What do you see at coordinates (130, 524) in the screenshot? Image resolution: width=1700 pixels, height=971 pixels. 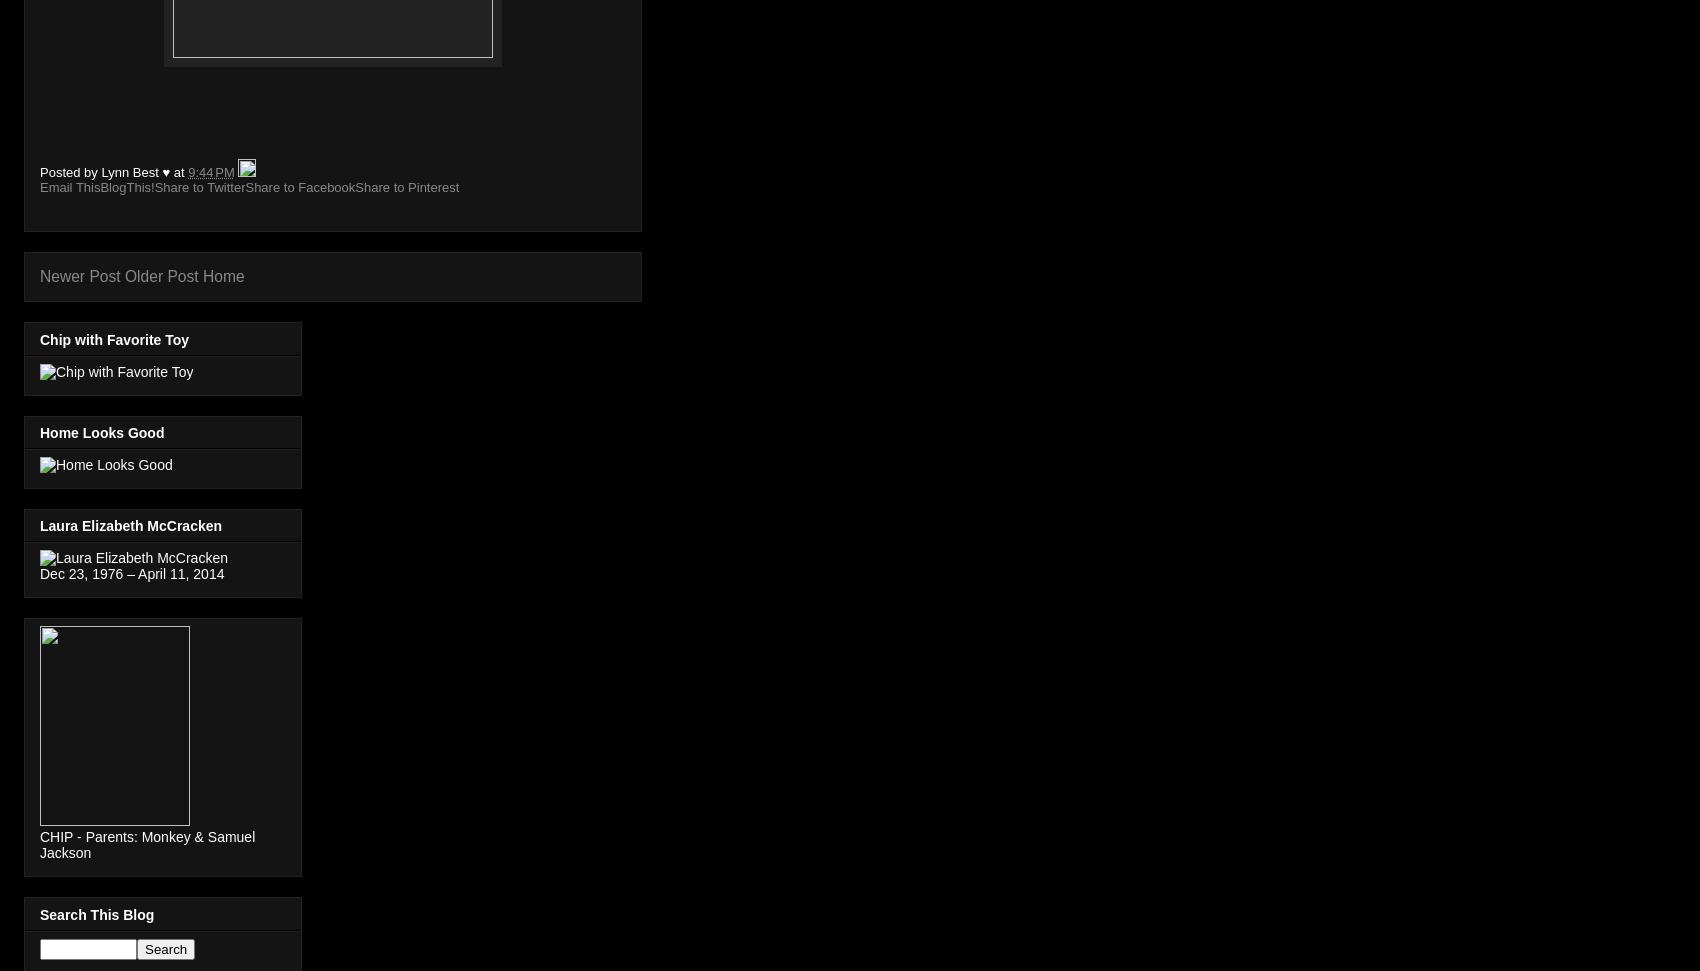 I see `'Laura Elizabeth McCracken'` at bounding box center [130, 524].